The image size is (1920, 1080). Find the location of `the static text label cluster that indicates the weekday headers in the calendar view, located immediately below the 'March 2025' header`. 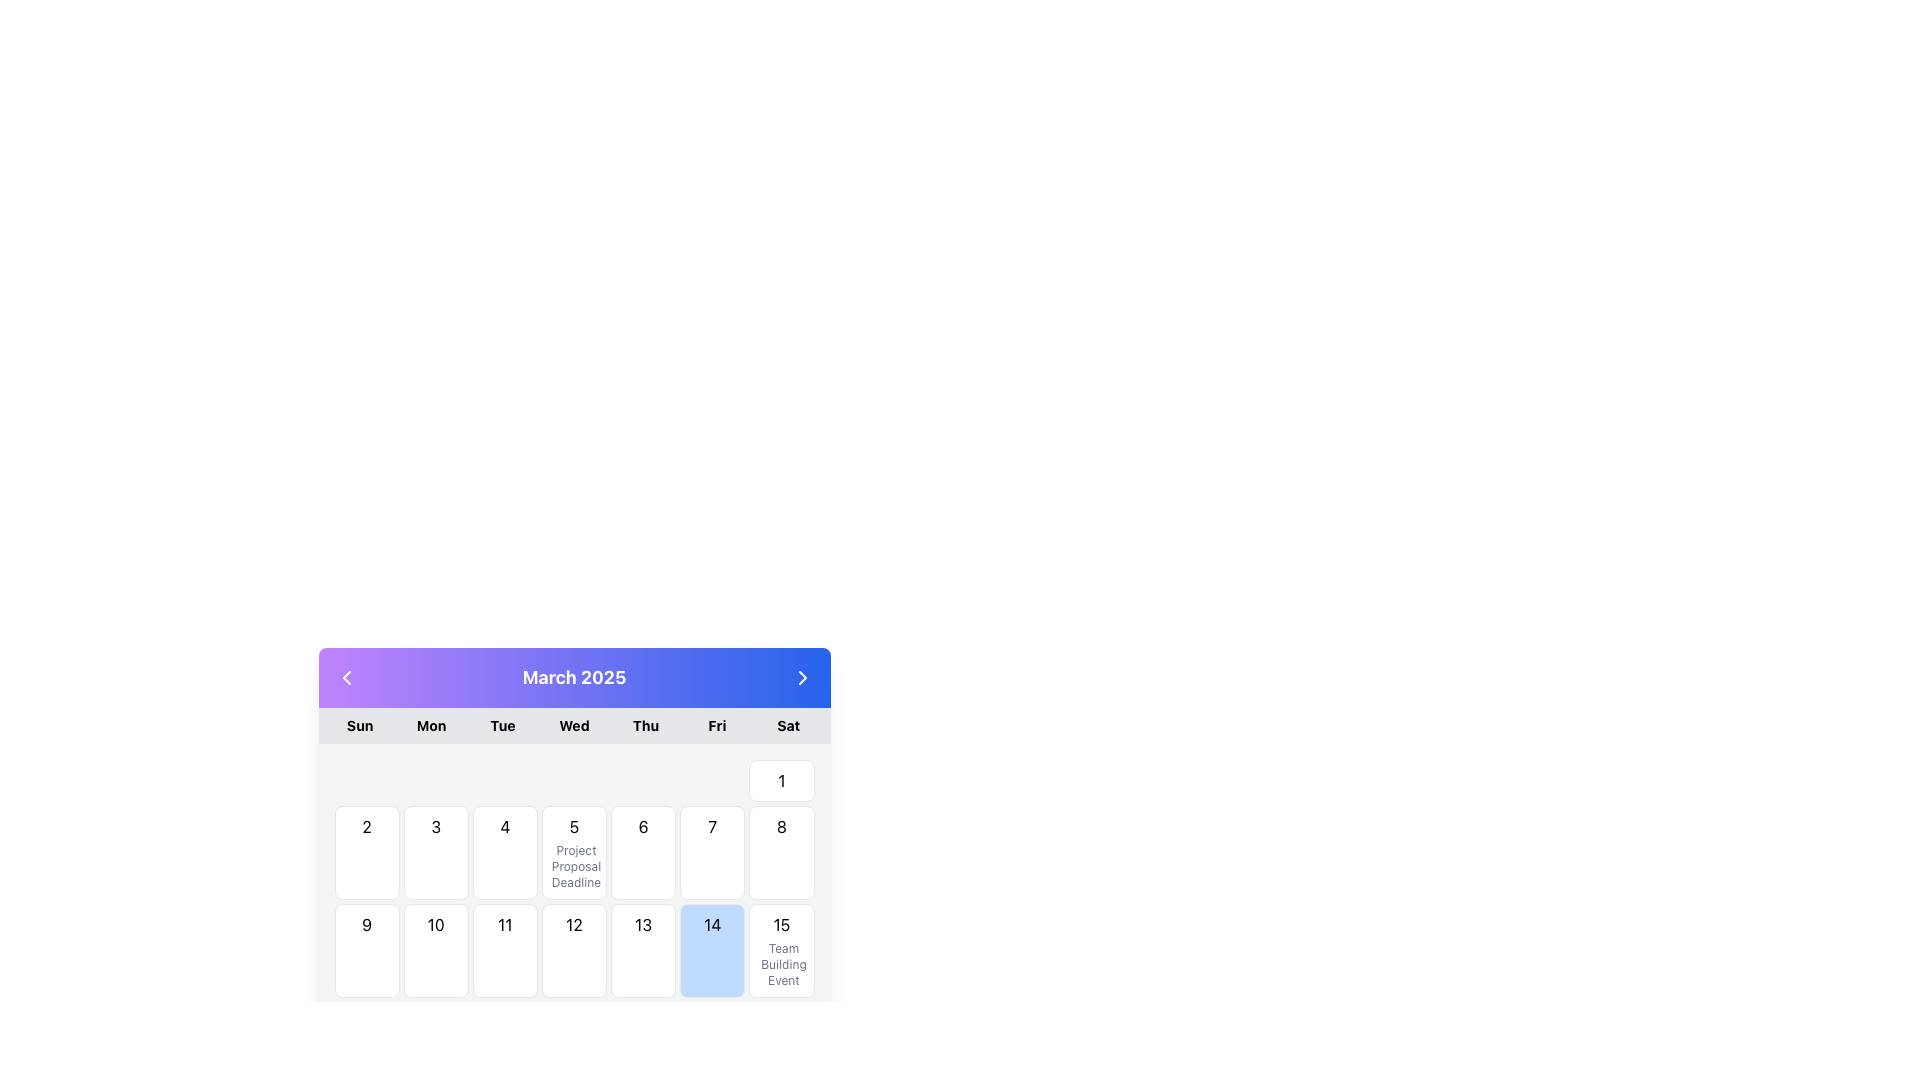

the static text label cluster that indicates the weekday headers in the calendar view, located immediately below the 'March 2025' header is located at coordinates (573, 725).